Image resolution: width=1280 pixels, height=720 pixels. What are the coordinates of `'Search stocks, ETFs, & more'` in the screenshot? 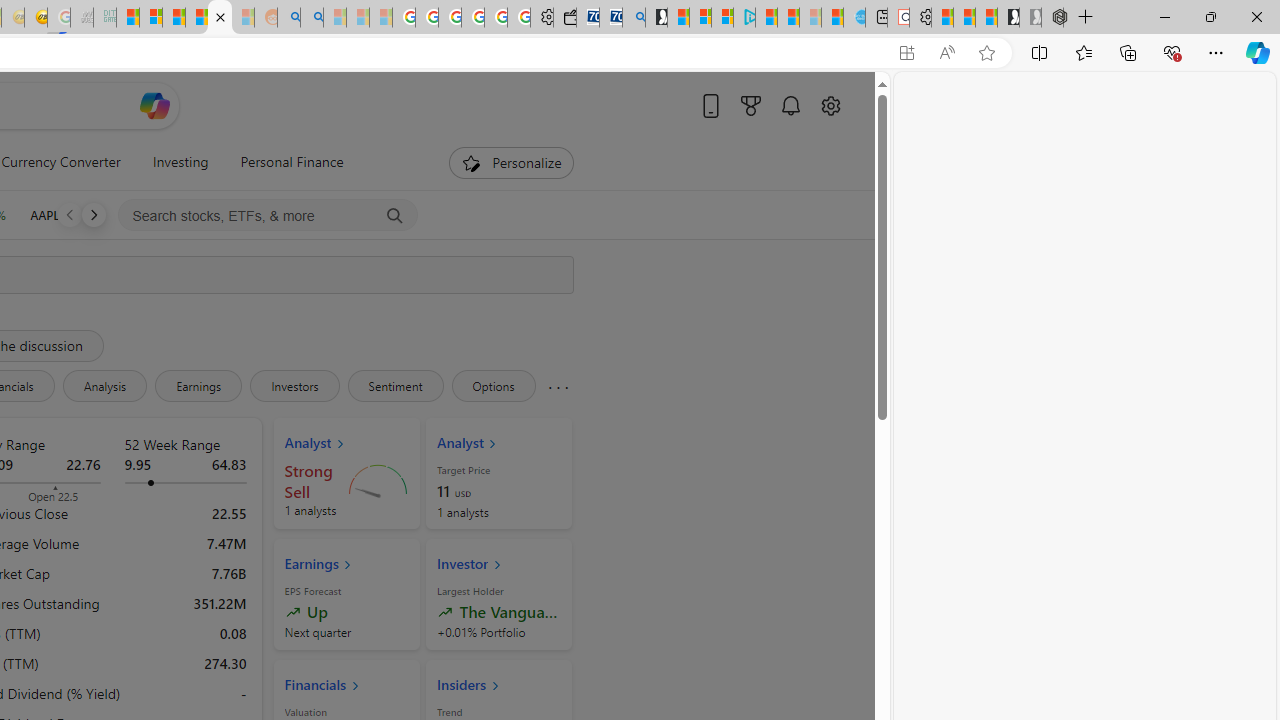 It's located at (267, 216).